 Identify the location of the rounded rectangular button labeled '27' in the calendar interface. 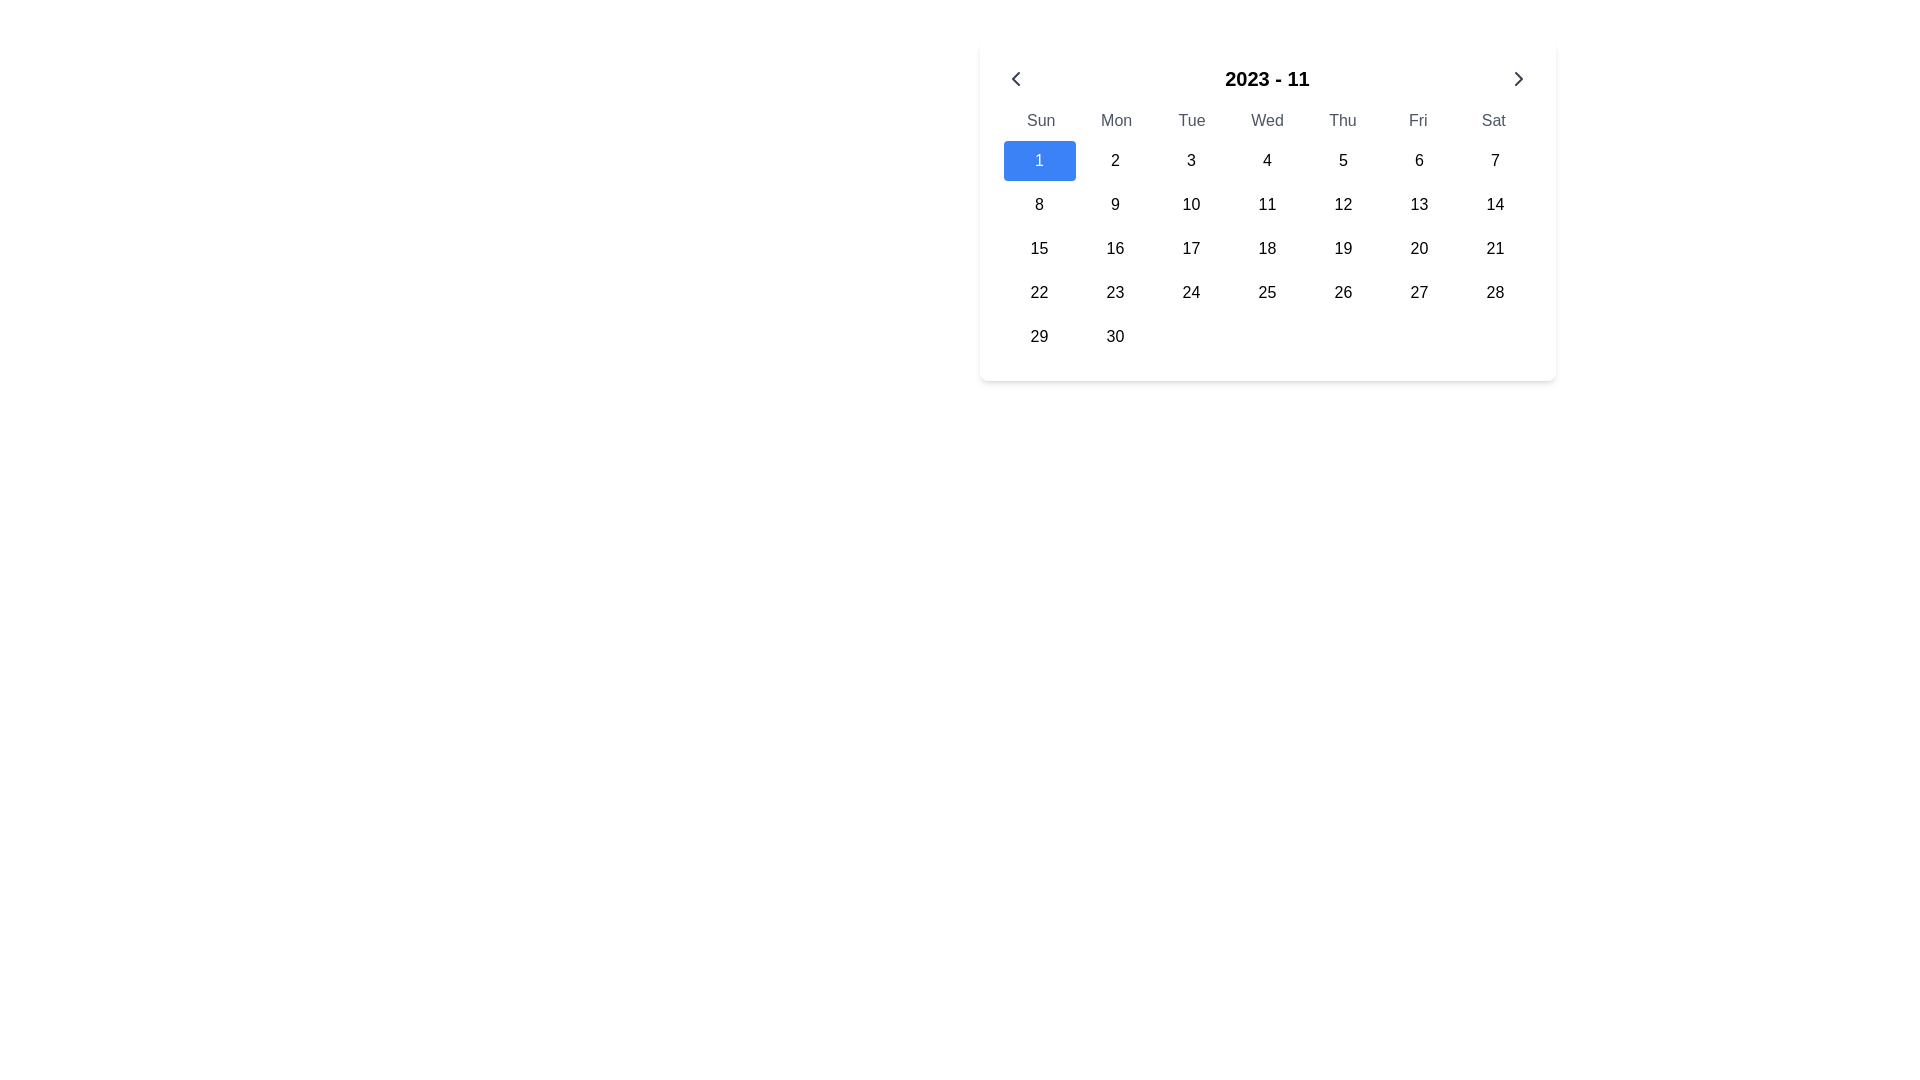
(1418, 293).